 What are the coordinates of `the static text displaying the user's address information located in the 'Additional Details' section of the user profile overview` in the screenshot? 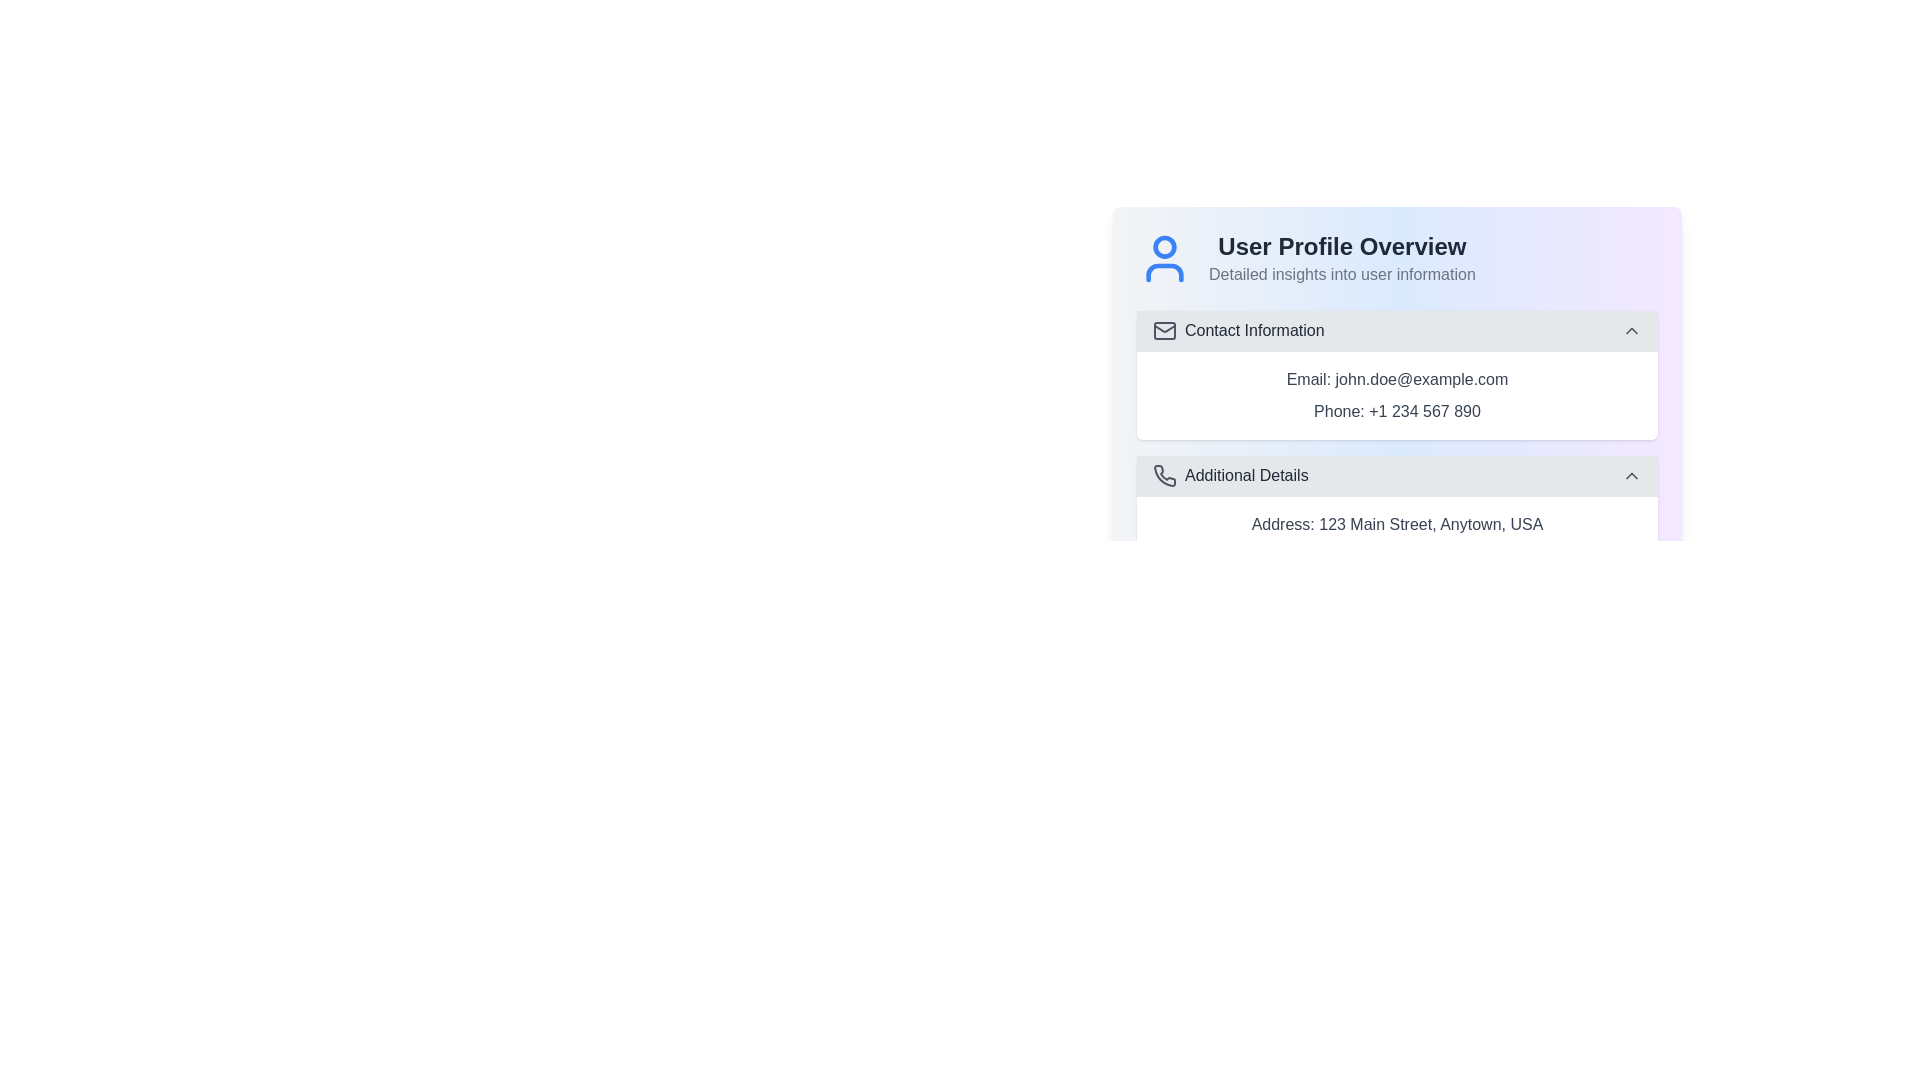 It's located at (1396, 523).